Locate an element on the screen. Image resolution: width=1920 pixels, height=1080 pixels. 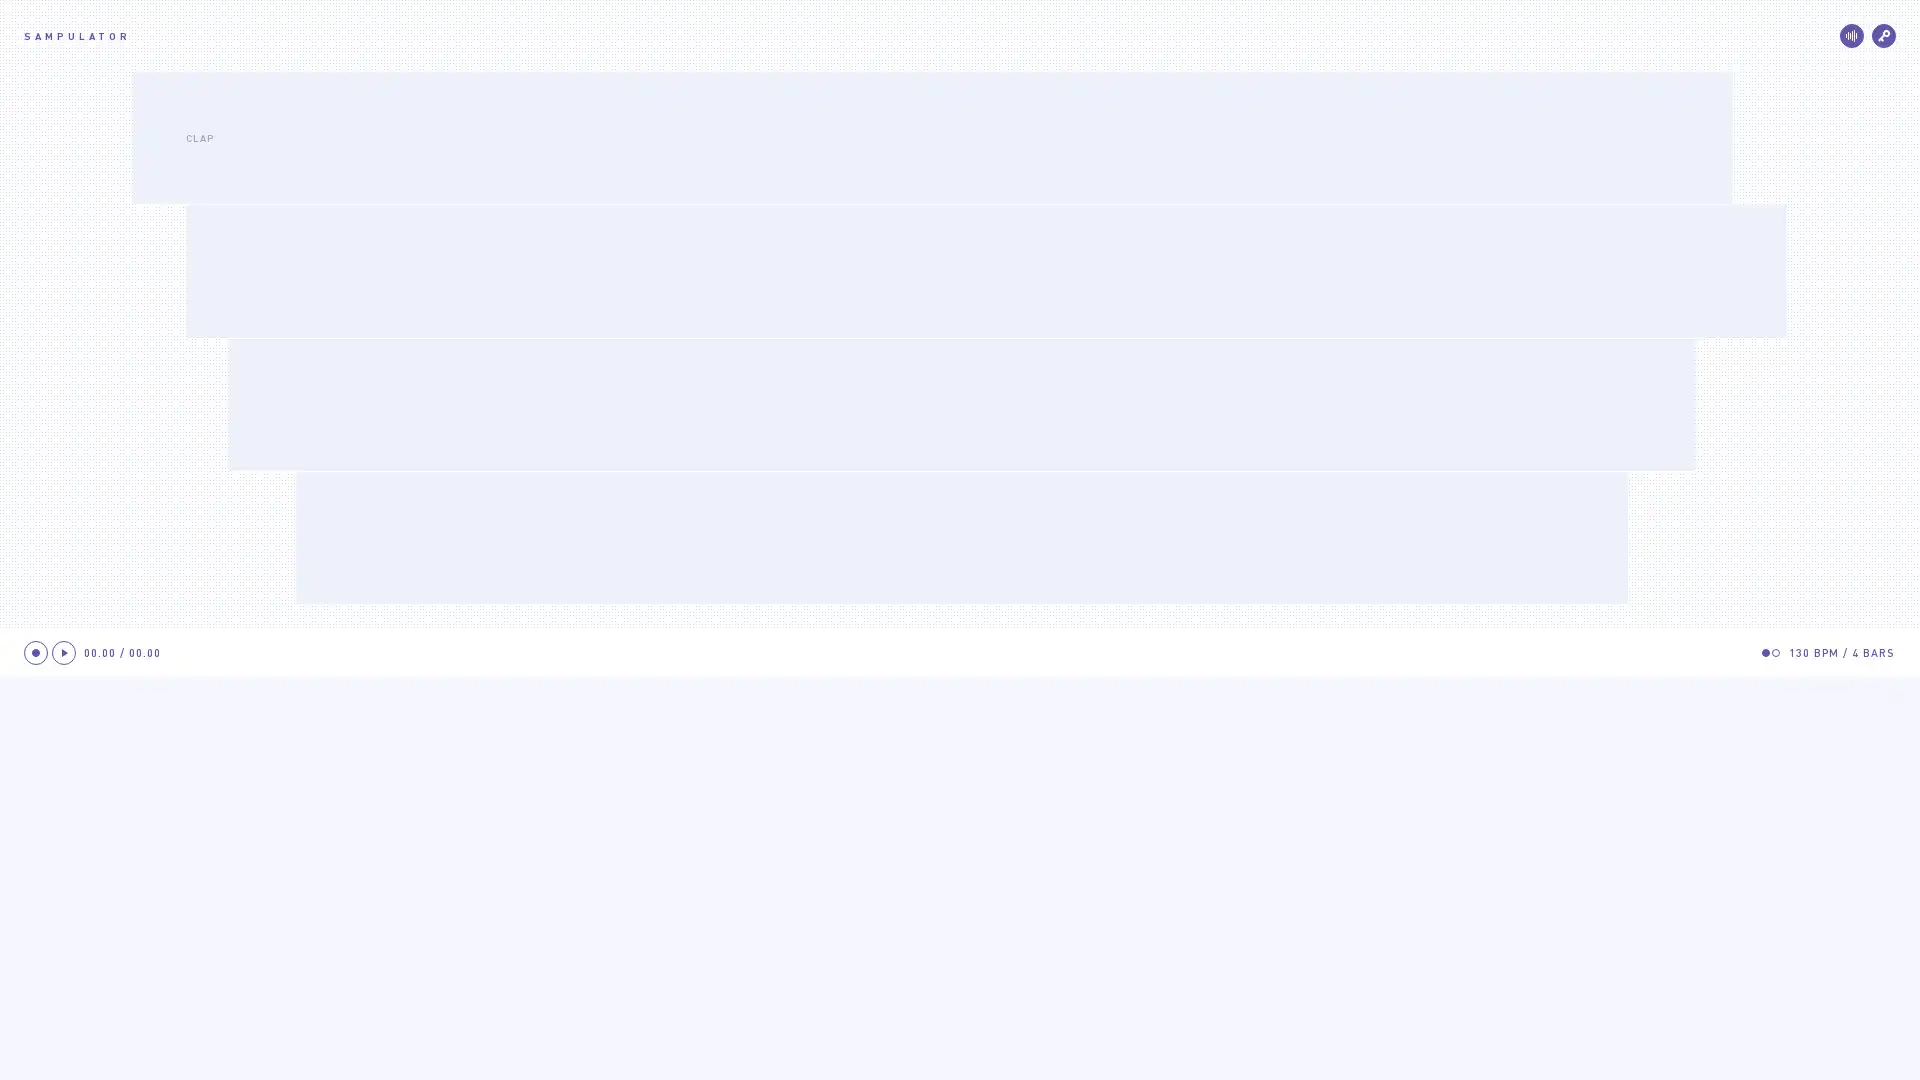
126 BPM/4 BARS is located at coordinates (1841, 652).